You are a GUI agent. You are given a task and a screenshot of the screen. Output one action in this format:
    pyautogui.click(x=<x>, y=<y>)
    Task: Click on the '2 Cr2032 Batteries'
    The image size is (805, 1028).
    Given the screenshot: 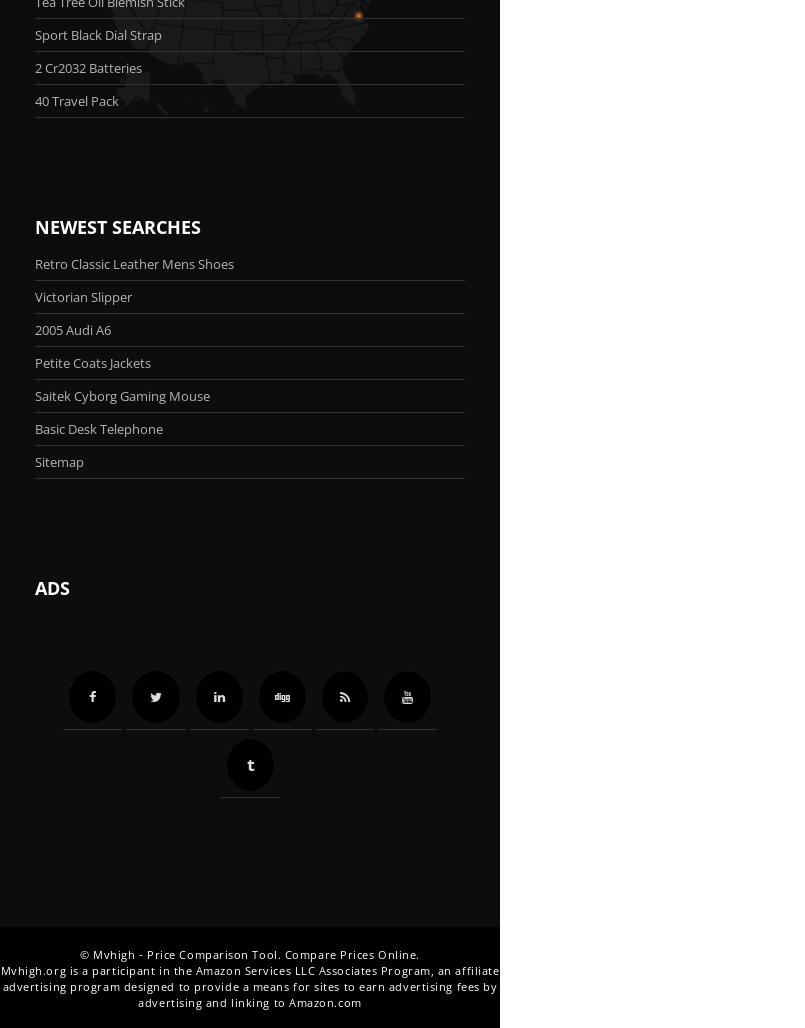 What is the action you would take?
    pyautogui.click(x=35, y=66)
    